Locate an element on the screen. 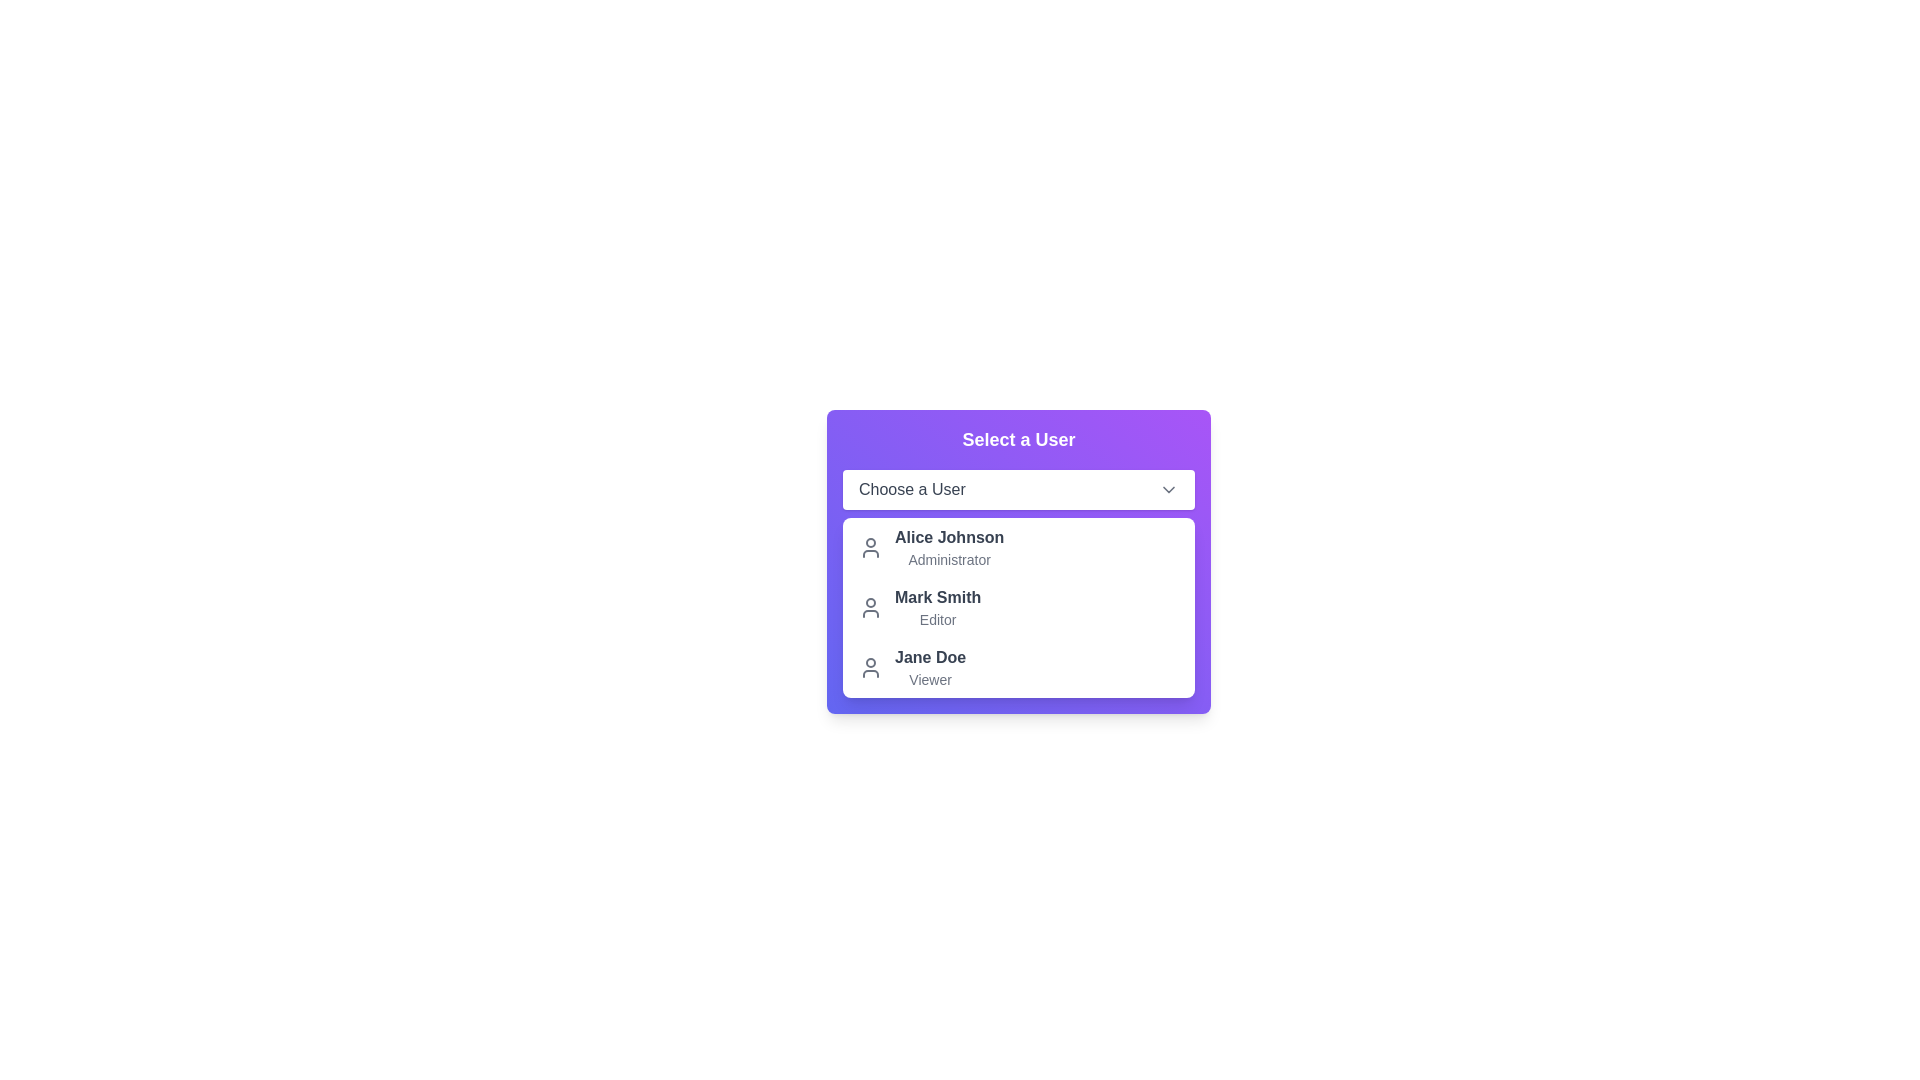 The width and height of the screenshot is (1920, 1080). text label describing the user 'Mark Smith' as an 'Editor', located beneath the 'Mark Smith' text in the user list entry is located at coordinates (937, 619).